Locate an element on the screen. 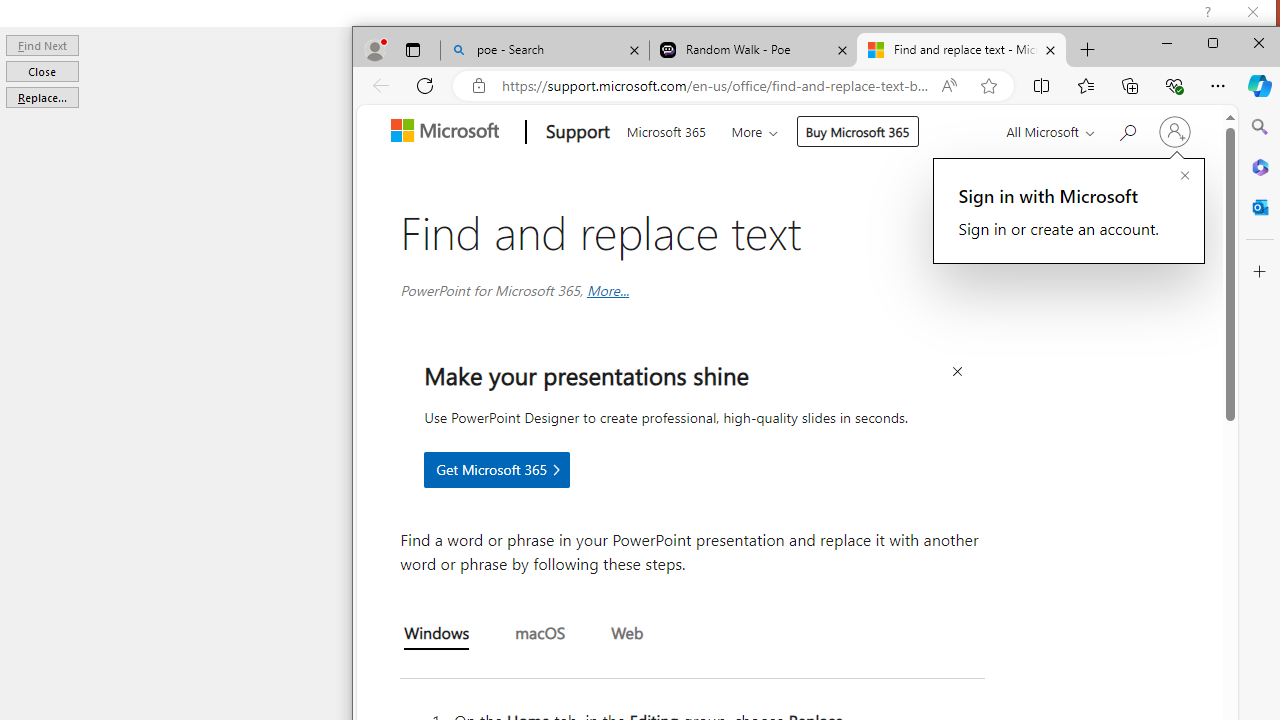 This screenshot has width=1280, height=720. 'Back' is located at coordinates (380, 85).